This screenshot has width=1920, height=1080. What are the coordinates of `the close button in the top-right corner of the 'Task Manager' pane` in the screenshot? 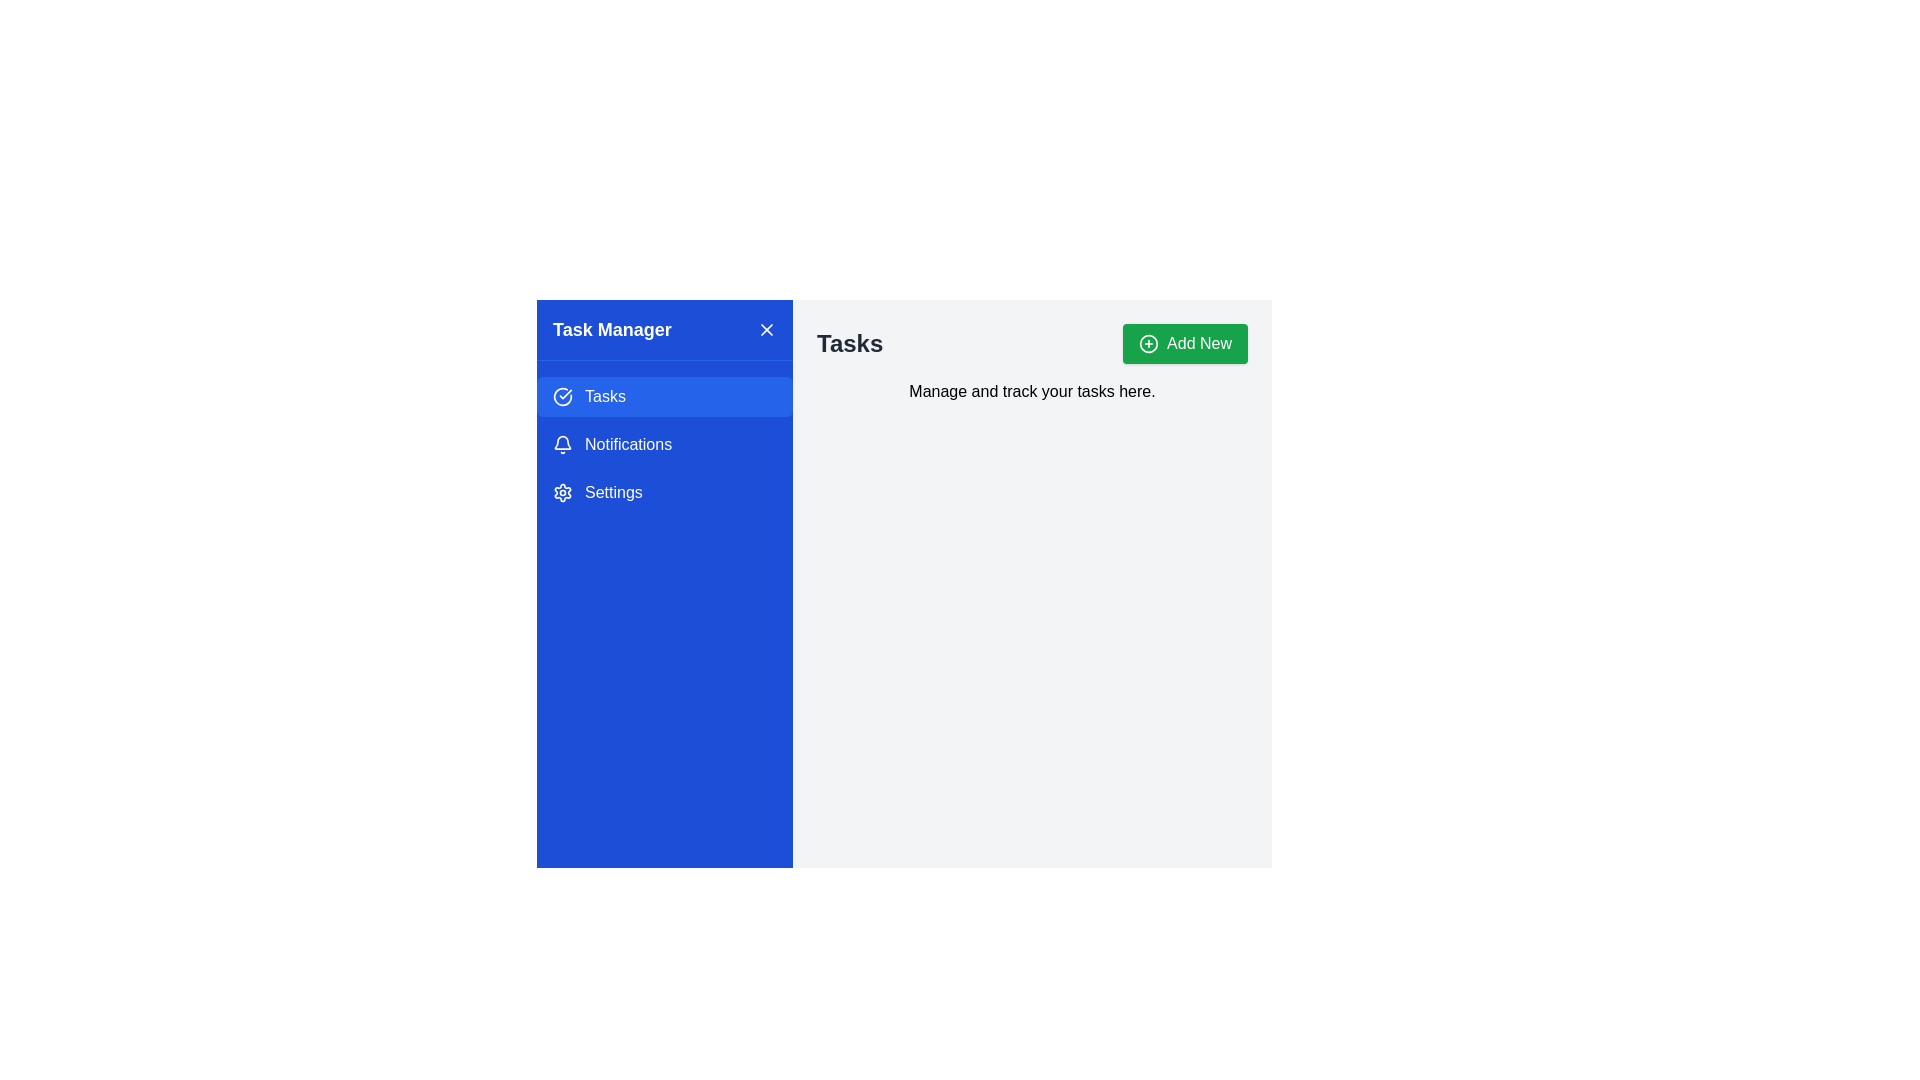 It's located at (766, 329).